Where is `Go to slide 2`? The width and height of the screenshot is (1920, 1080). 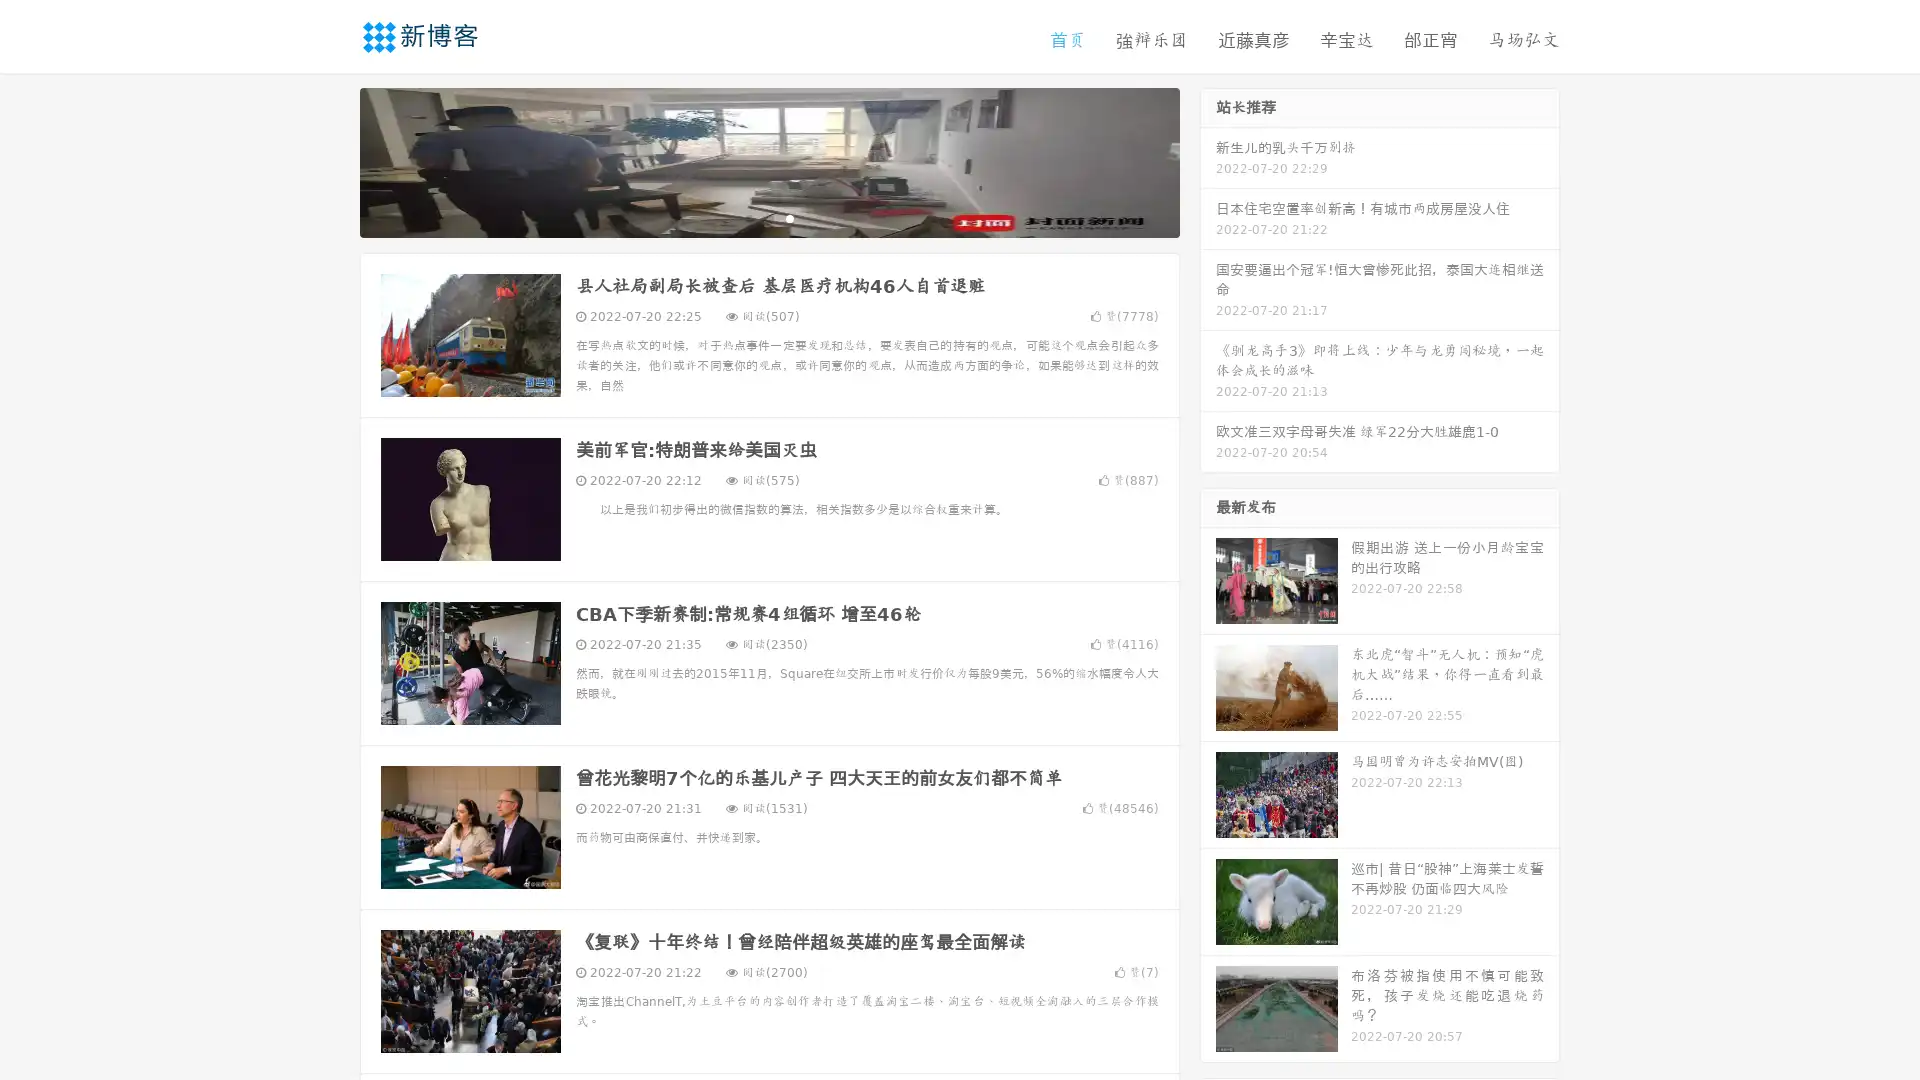
Go to slide 2 is located at coordinates (768, 225).